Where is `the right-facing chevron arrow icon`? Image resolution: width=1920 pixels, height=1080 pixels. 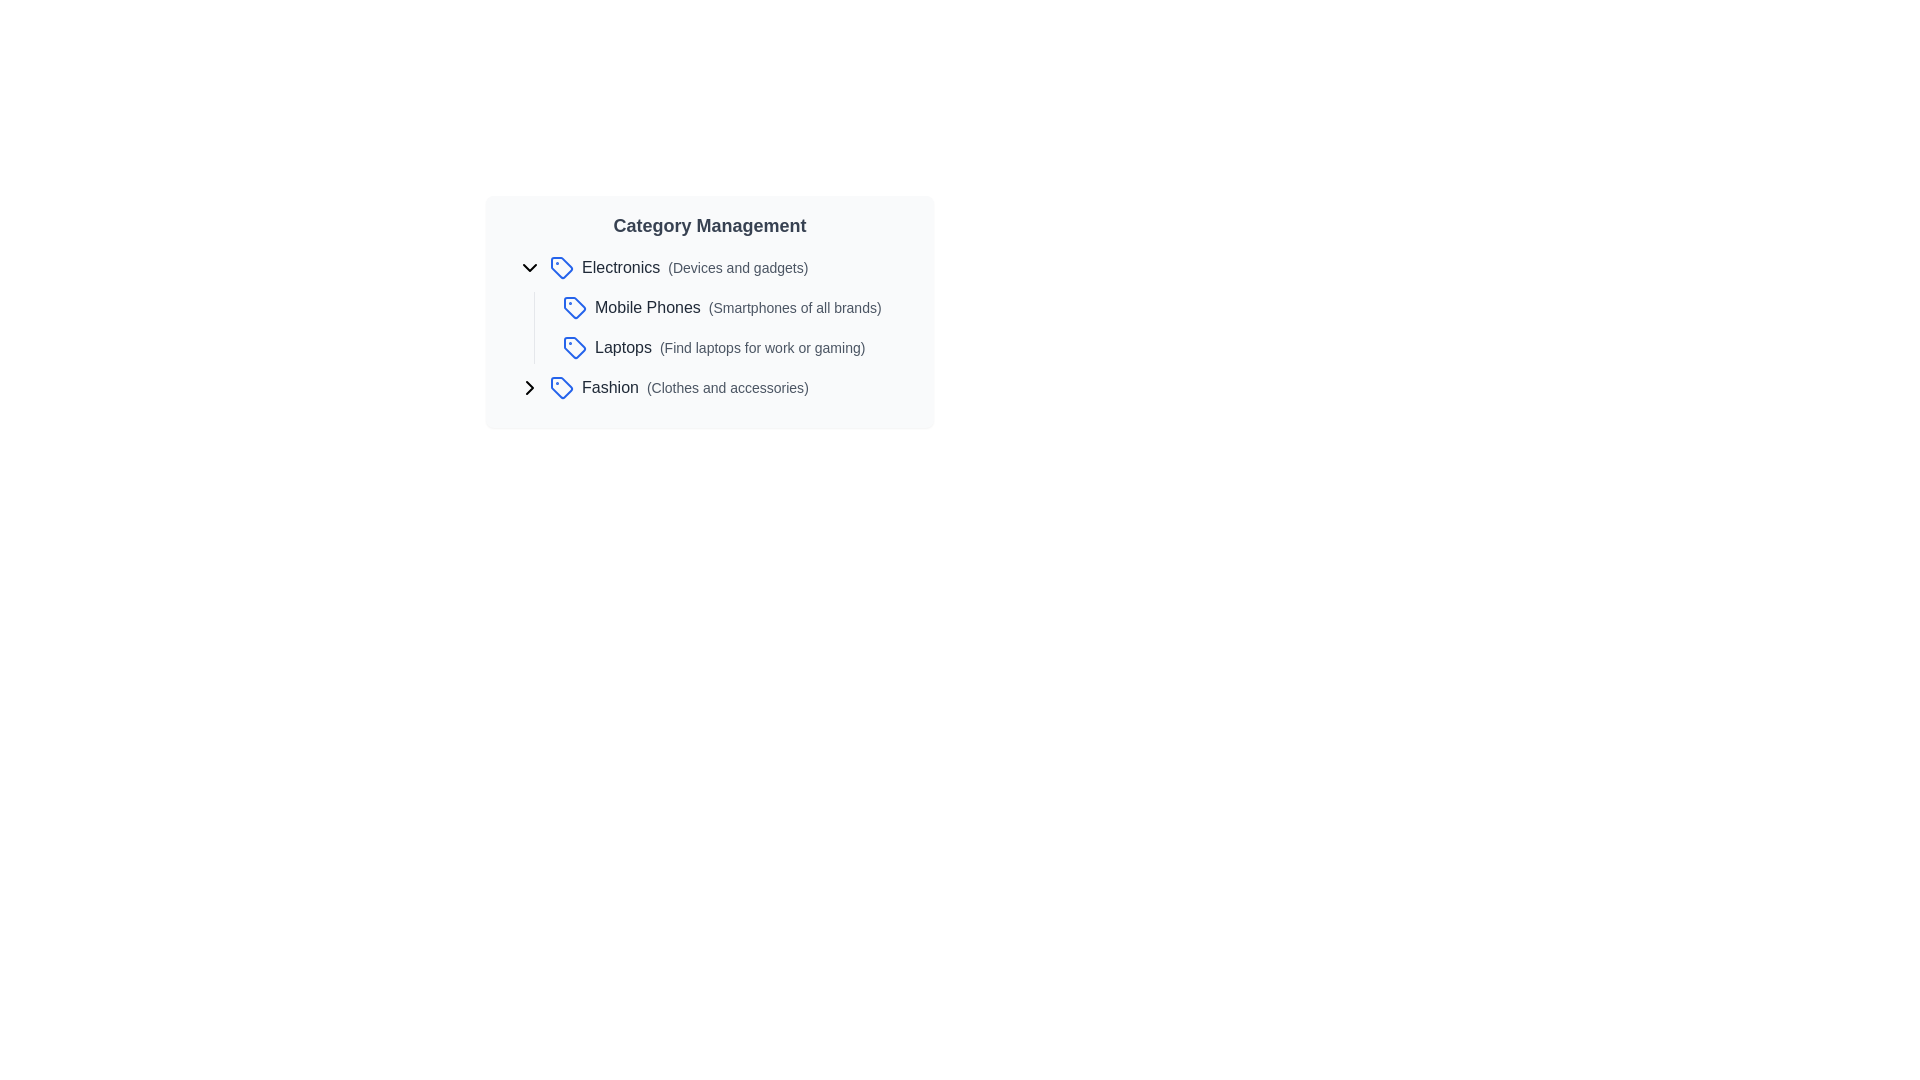 the right-facing chevron arrow icon is located at coordinates (529, 388).